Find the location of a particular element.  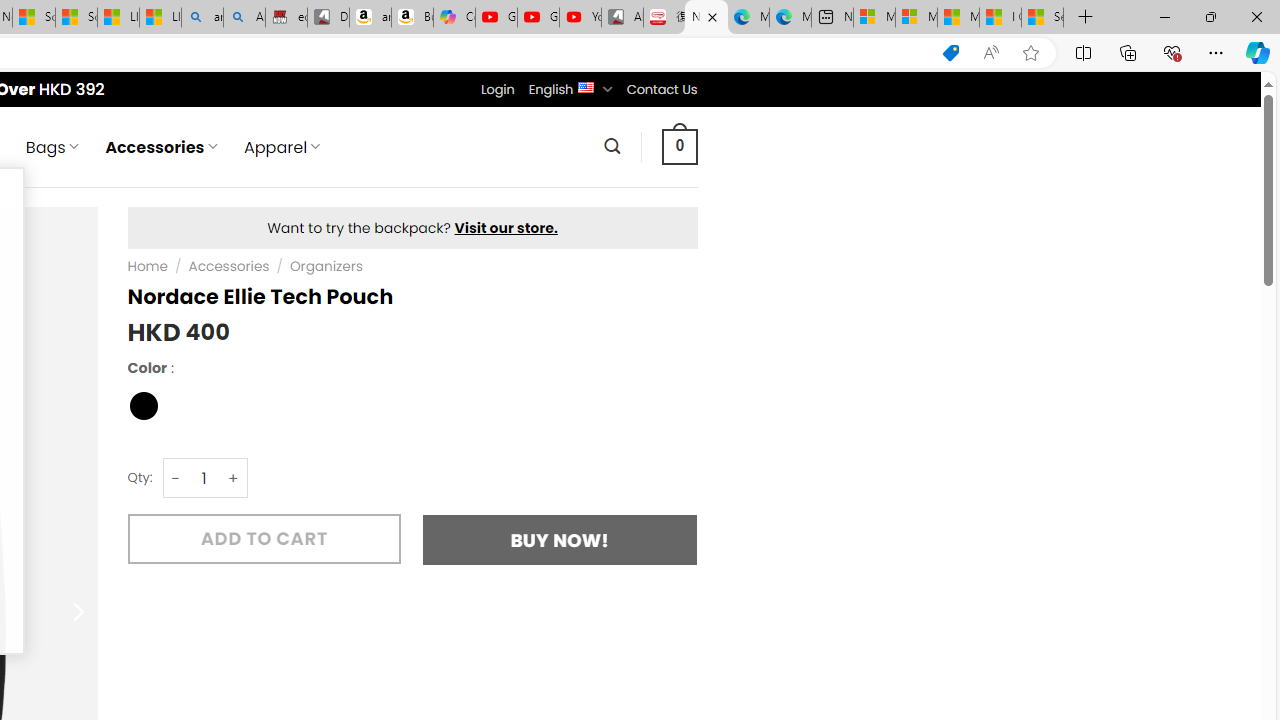

'Browser essentials' is located at coordinates (1171, 51).